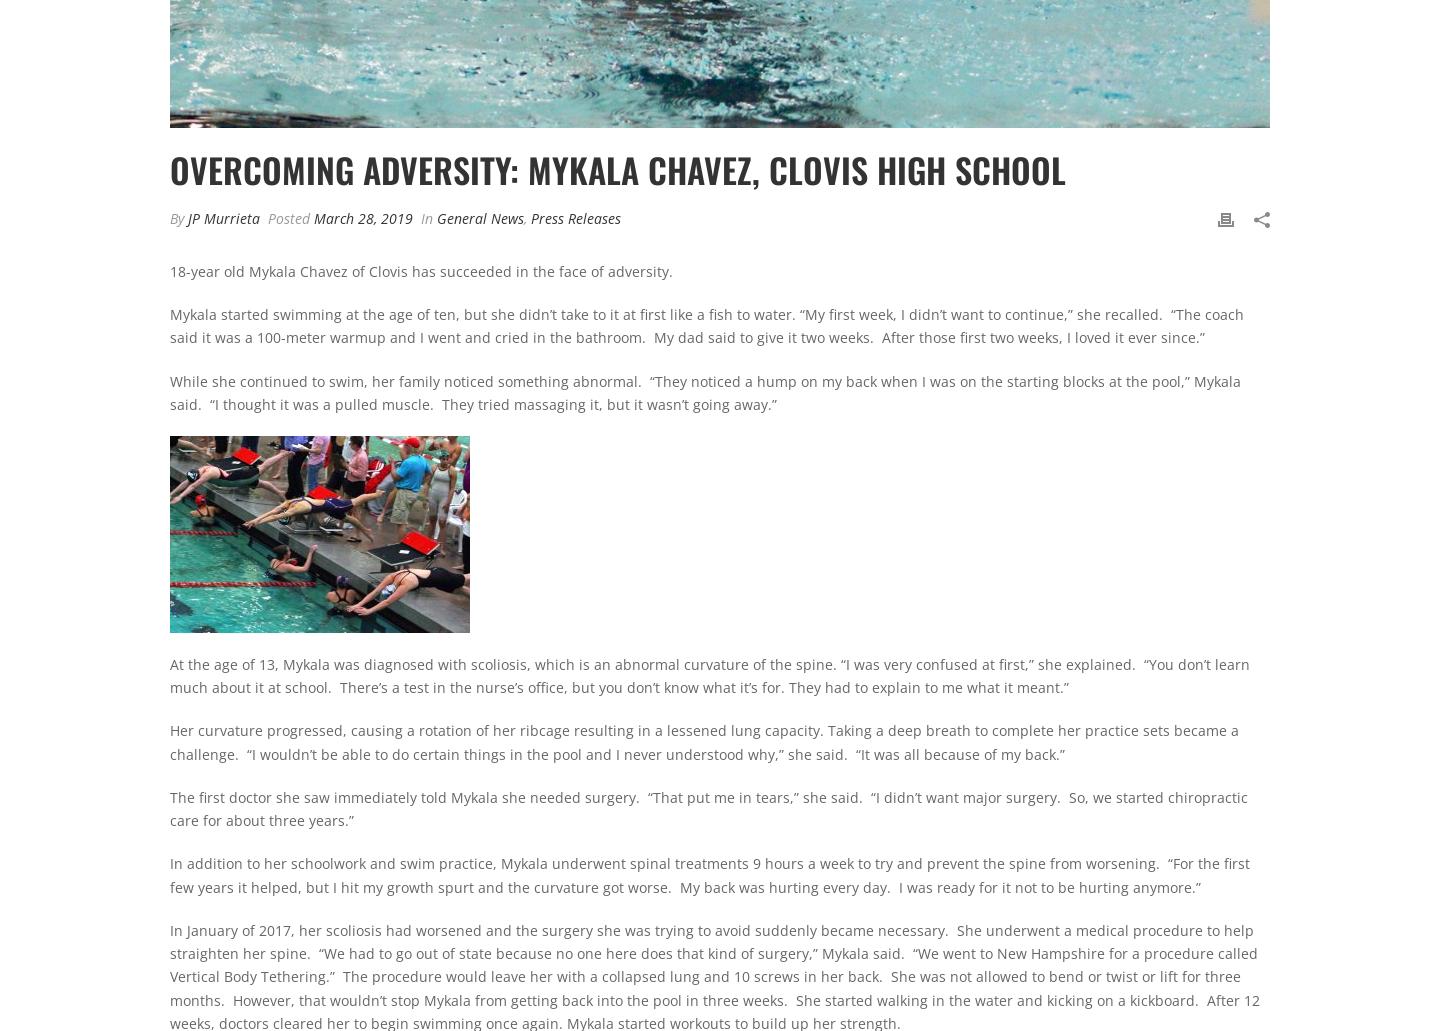 This screenshot has width=1440, height=1031. What do you see at coordinates (262, 217) in the screenshot?
I see `'Posted'` at bounding box center [262, 217].